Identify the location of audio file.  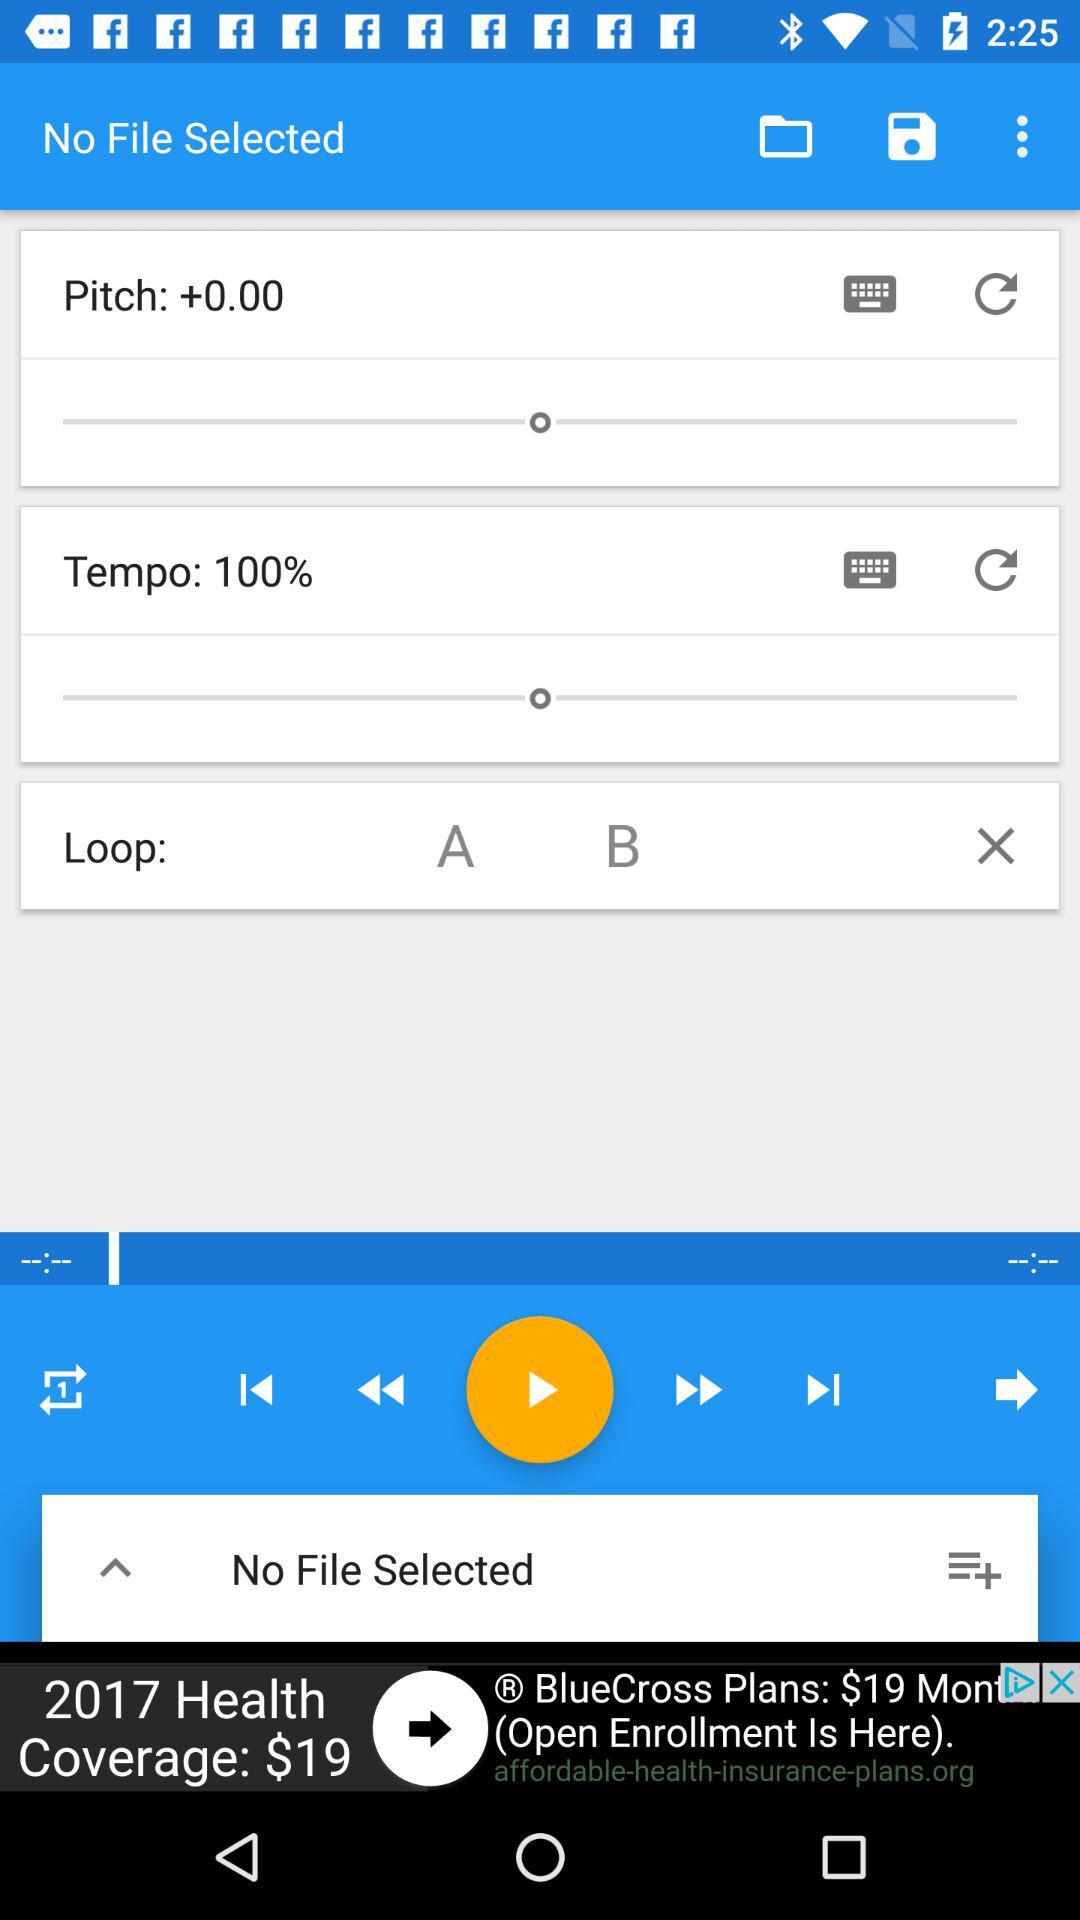
(540, 1388).